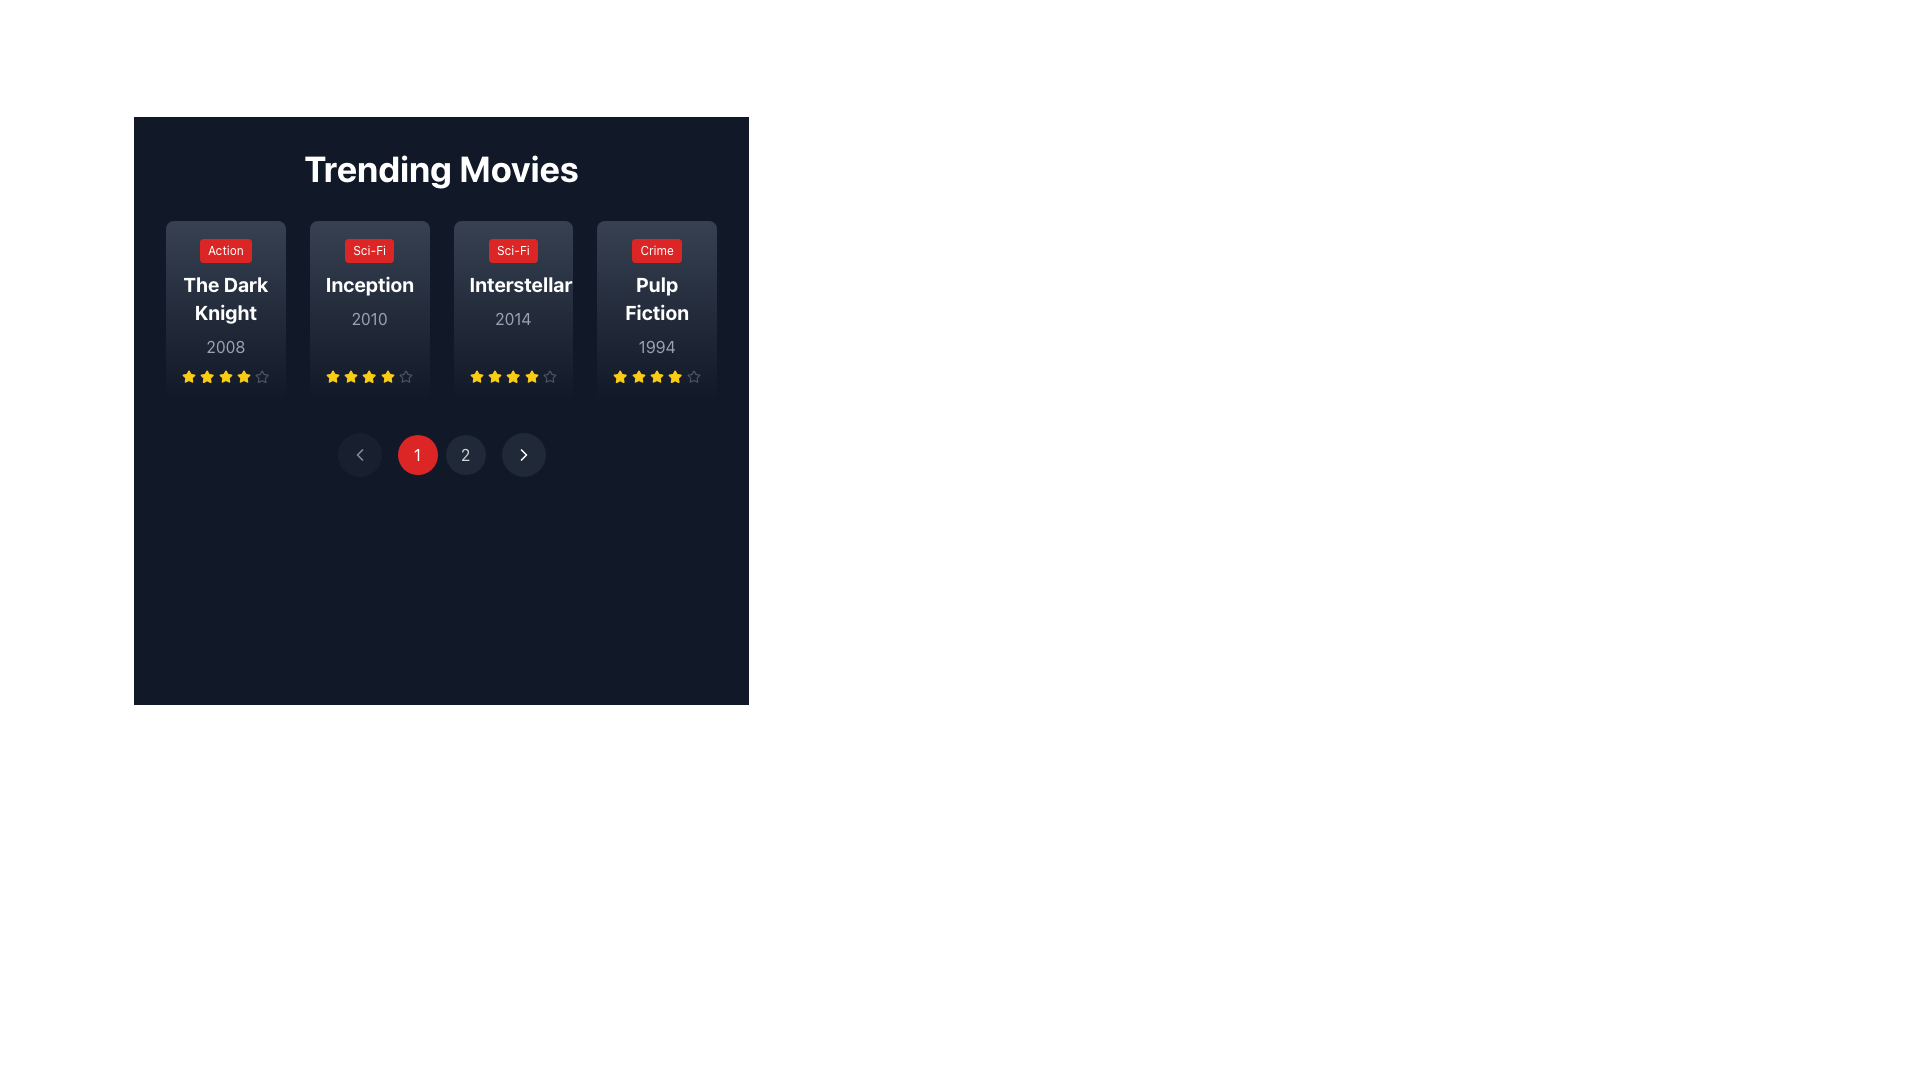 This screenshot has width=1920, height=1080. I want to click on the Movie information card for 'Pulp Fiction' which has a red badge labeled 'Crime', bold white title text, and gray year text, located in the 'Trending Movies' section, so click(657, 297).